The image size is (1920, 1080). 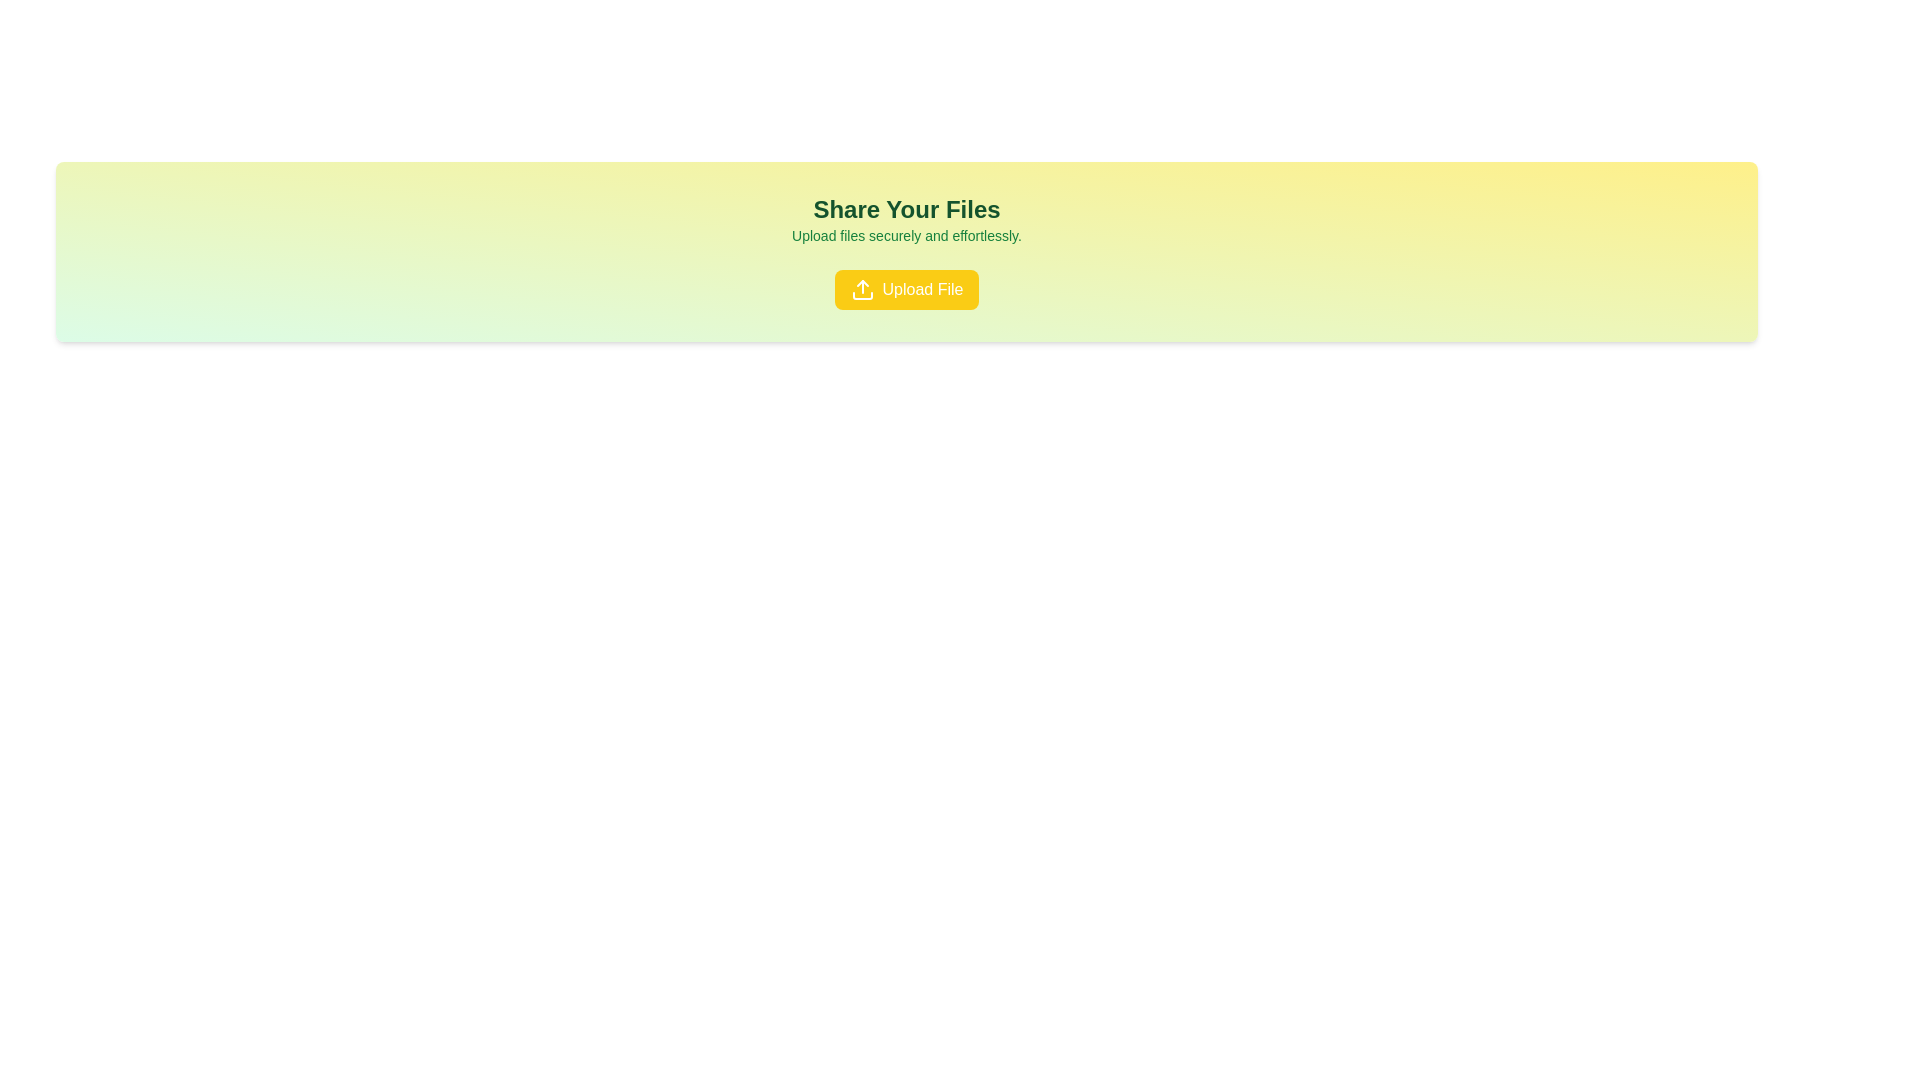 What do you see at coordinates (862, 289) in the screenshot?
I see `the upload icon, which is a graphical element resembling an upward-pointing arrow above a horizontal base, located inside the bright yellow 'Upload File' button` at bounding box center [862, 289].